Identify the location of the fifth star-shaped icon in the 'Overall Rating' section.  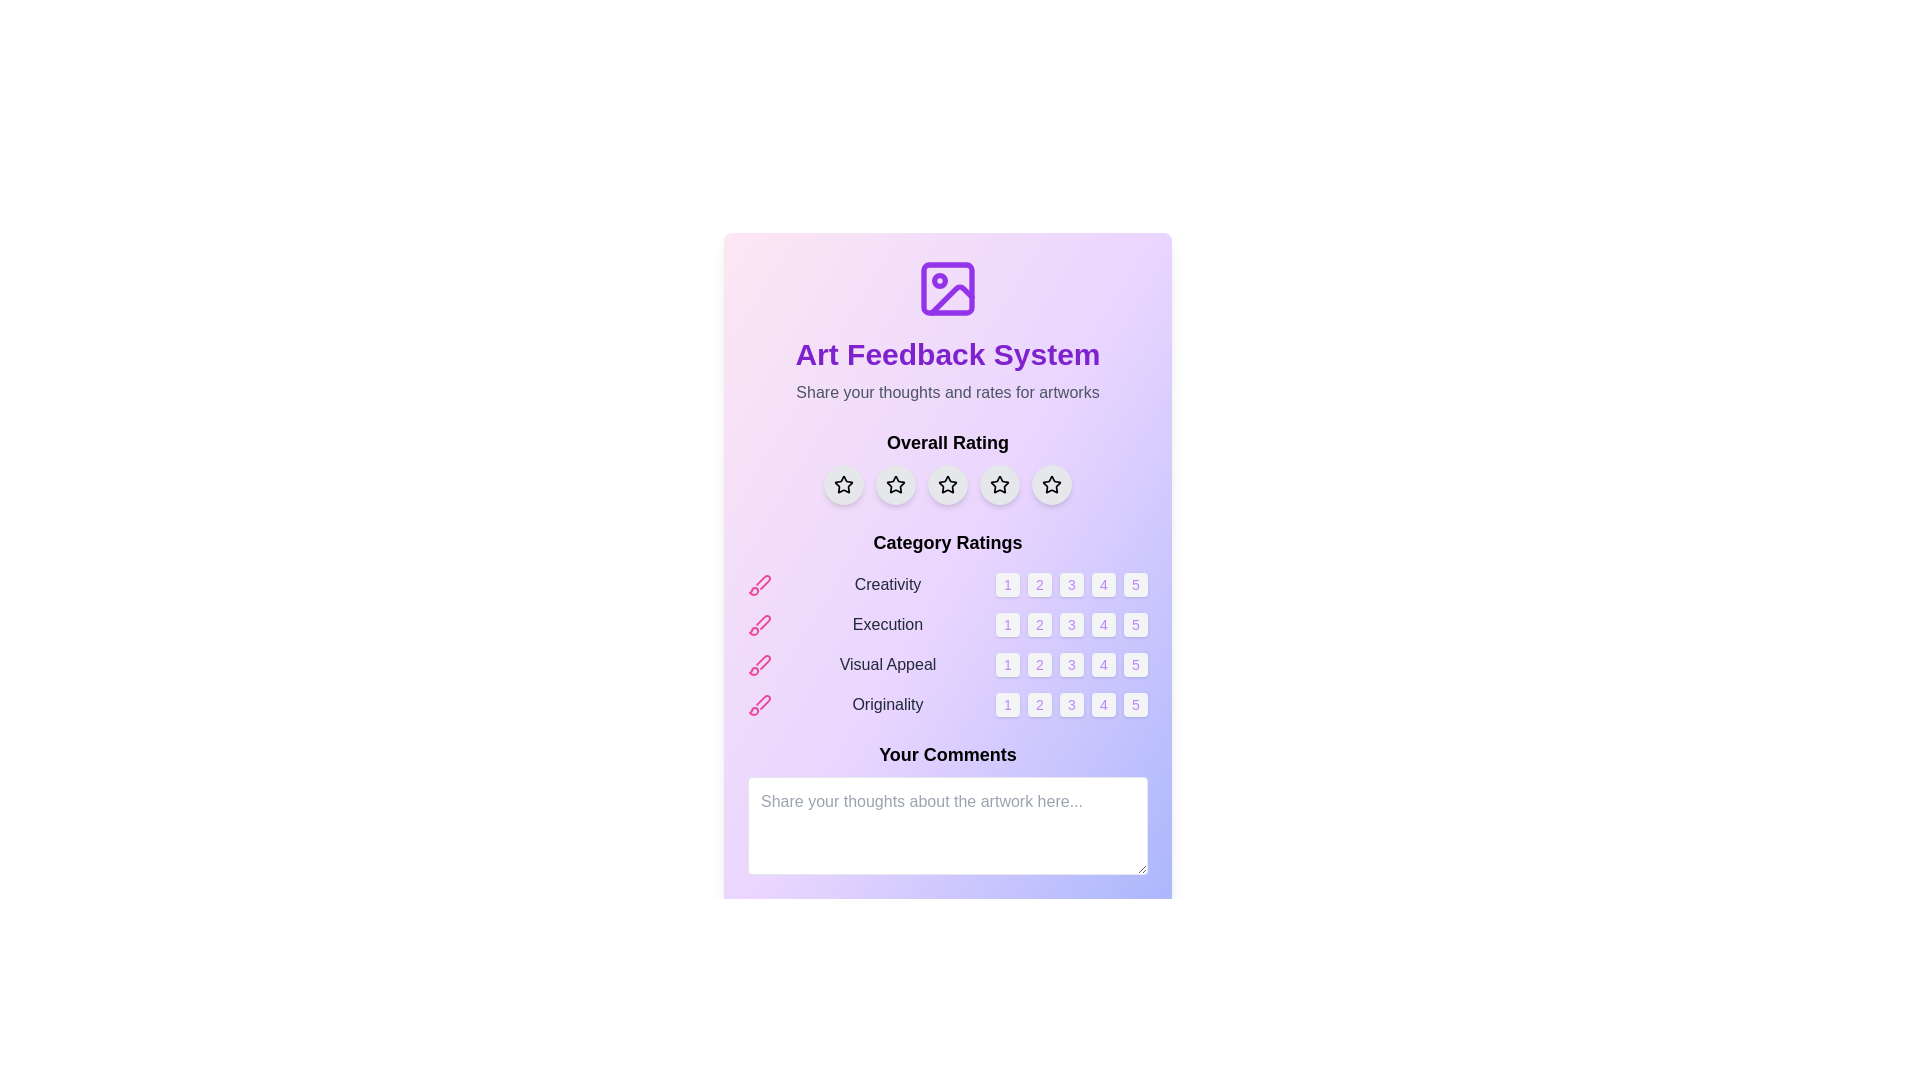
(1050, 485).